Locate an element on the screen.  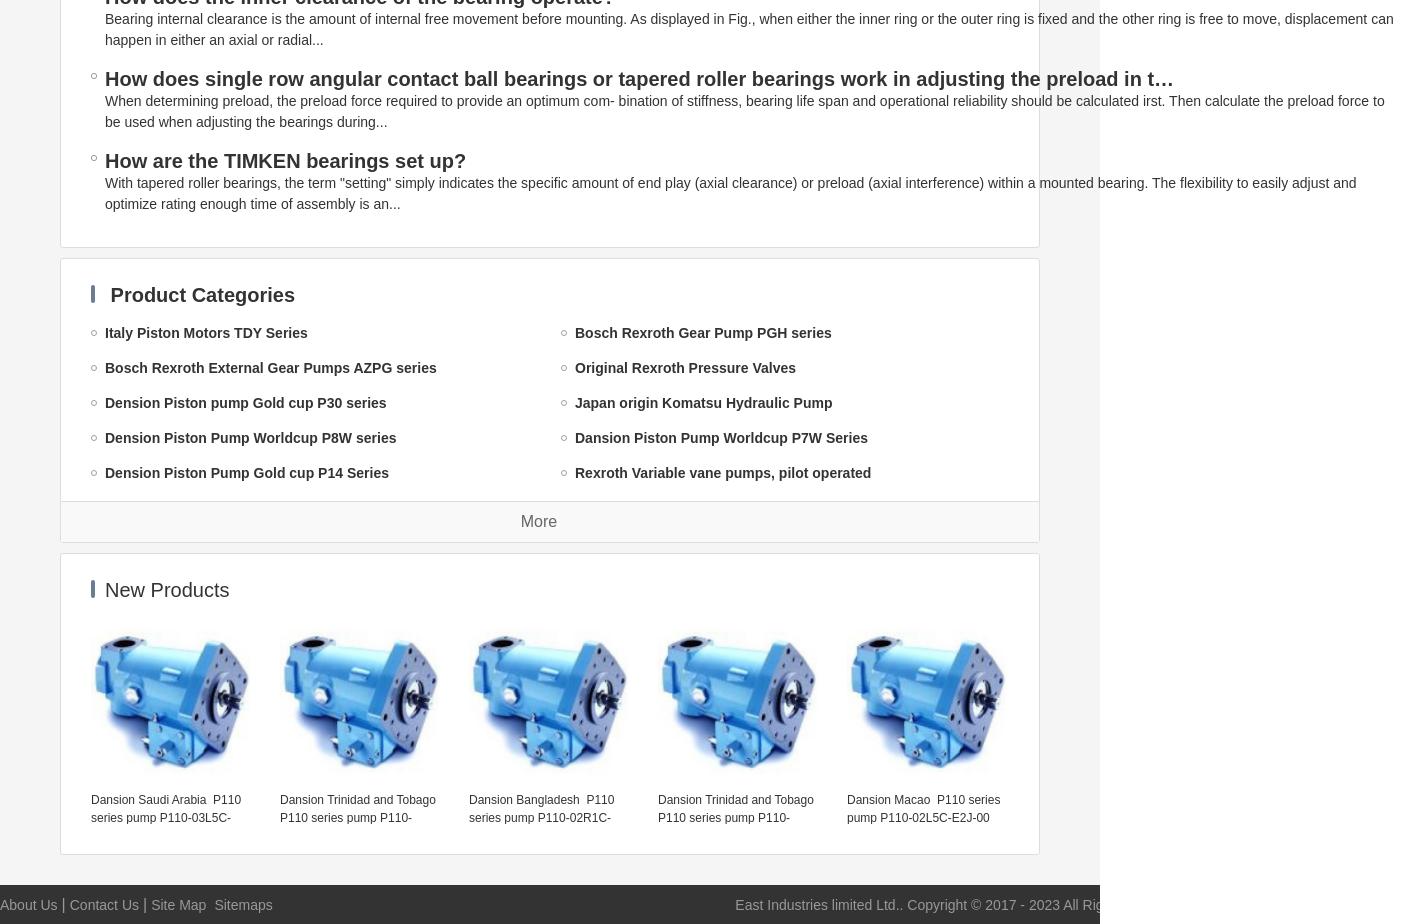
'How are the TIMKEN bearings set up?' is located at coordinates (284, 160).